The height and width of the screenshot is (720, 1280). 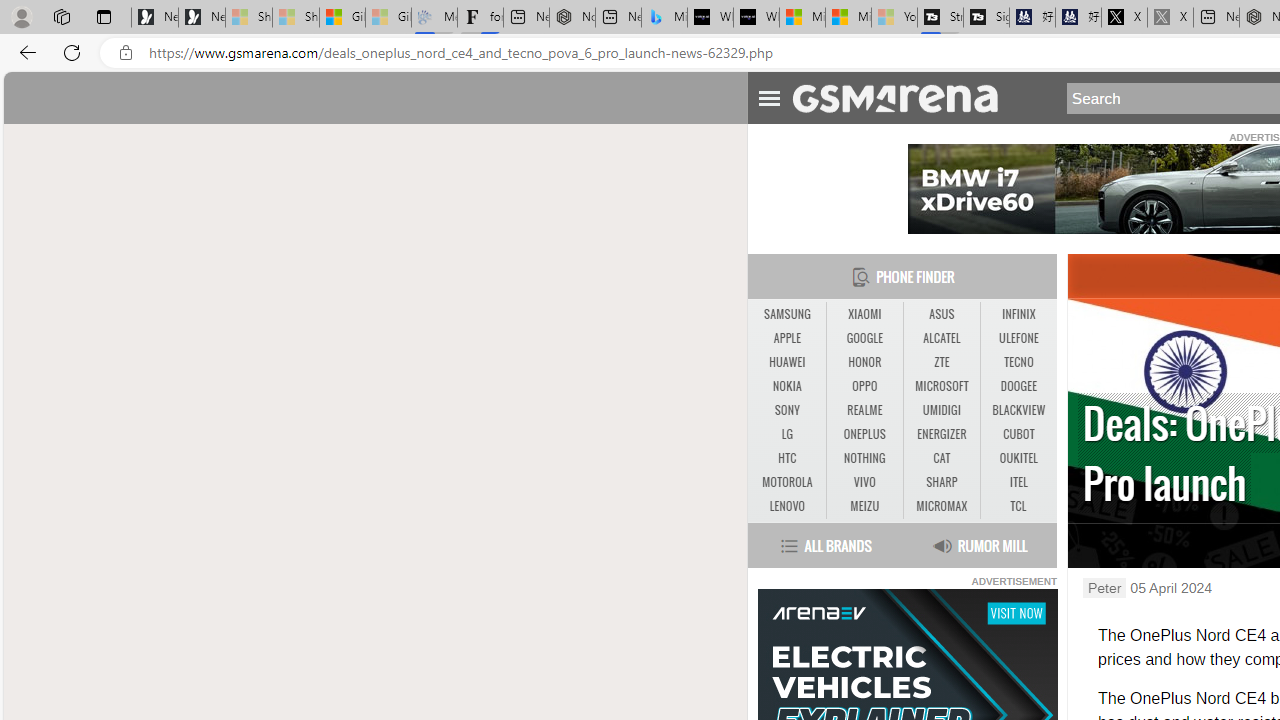 I want to click on 'Toggle Navigation', so click(x=768, y=95).